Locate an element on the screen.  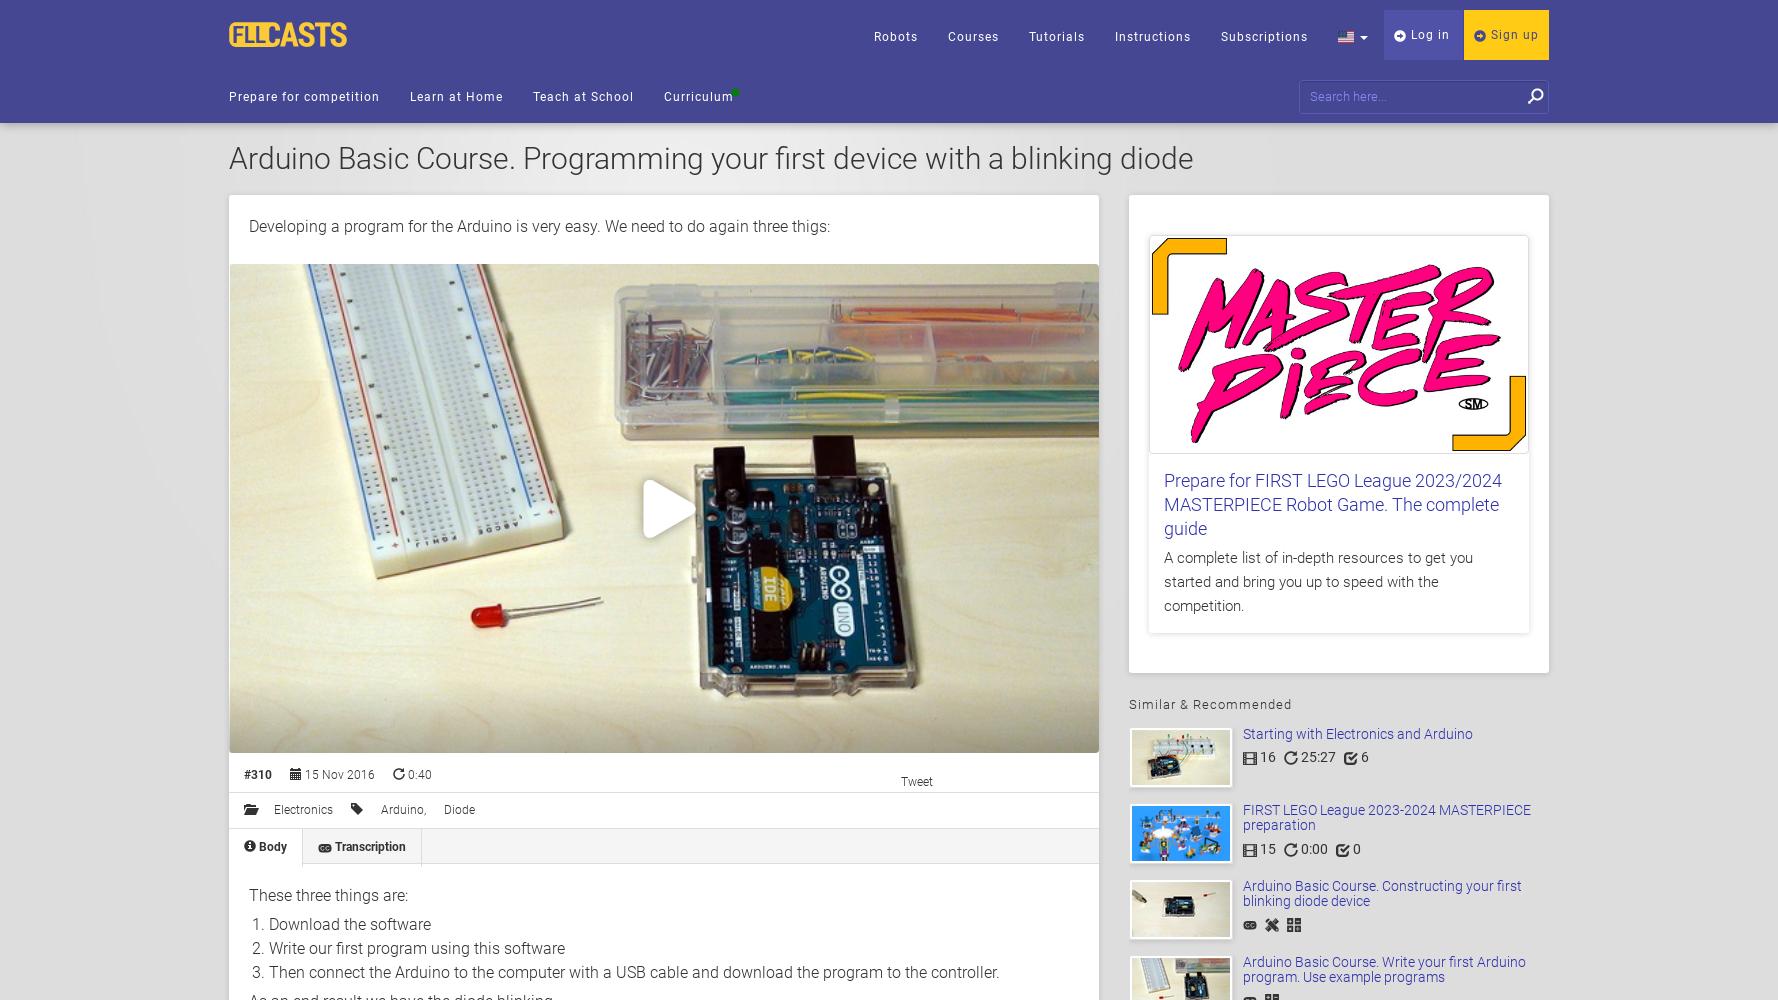
'Write our first program using this software' is located at coordinates (269, 947).